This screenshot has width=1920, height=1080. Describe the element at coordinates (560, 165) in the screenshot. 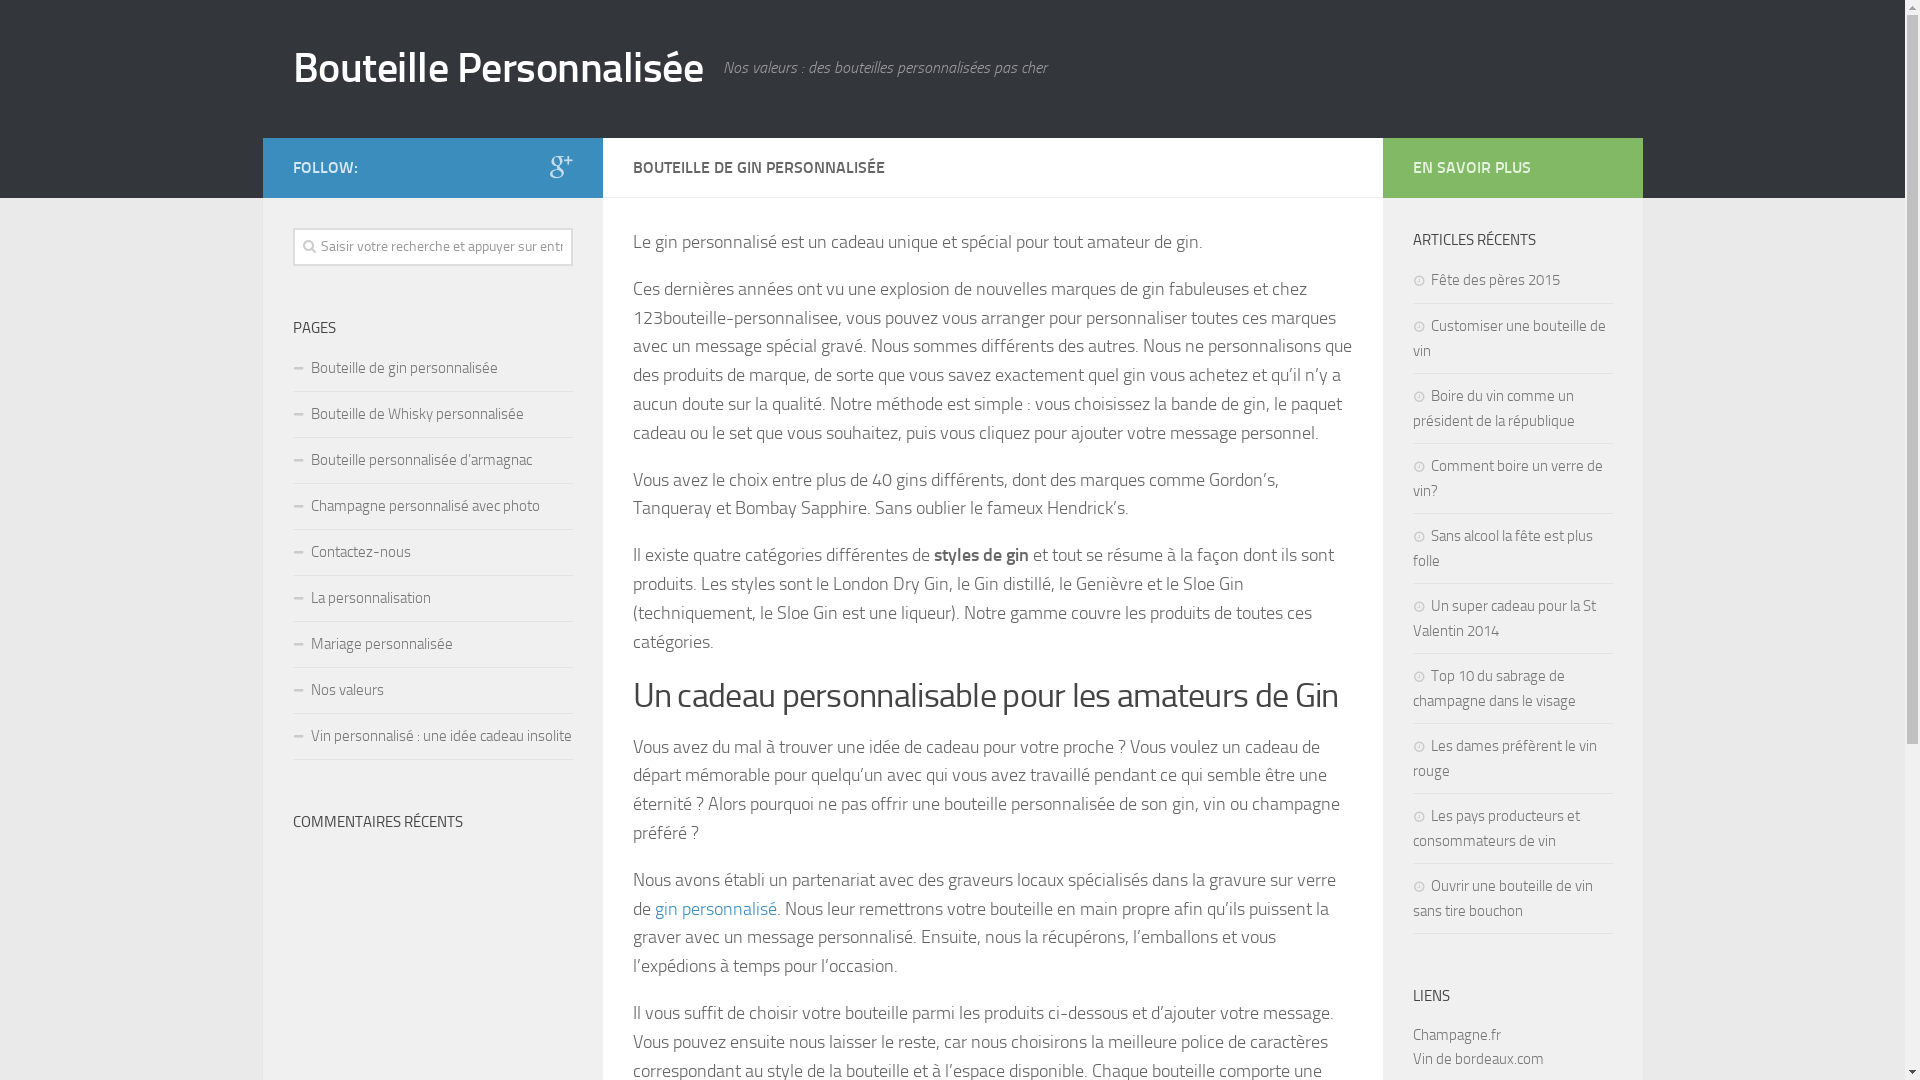

I see `'Google+'` at that location.